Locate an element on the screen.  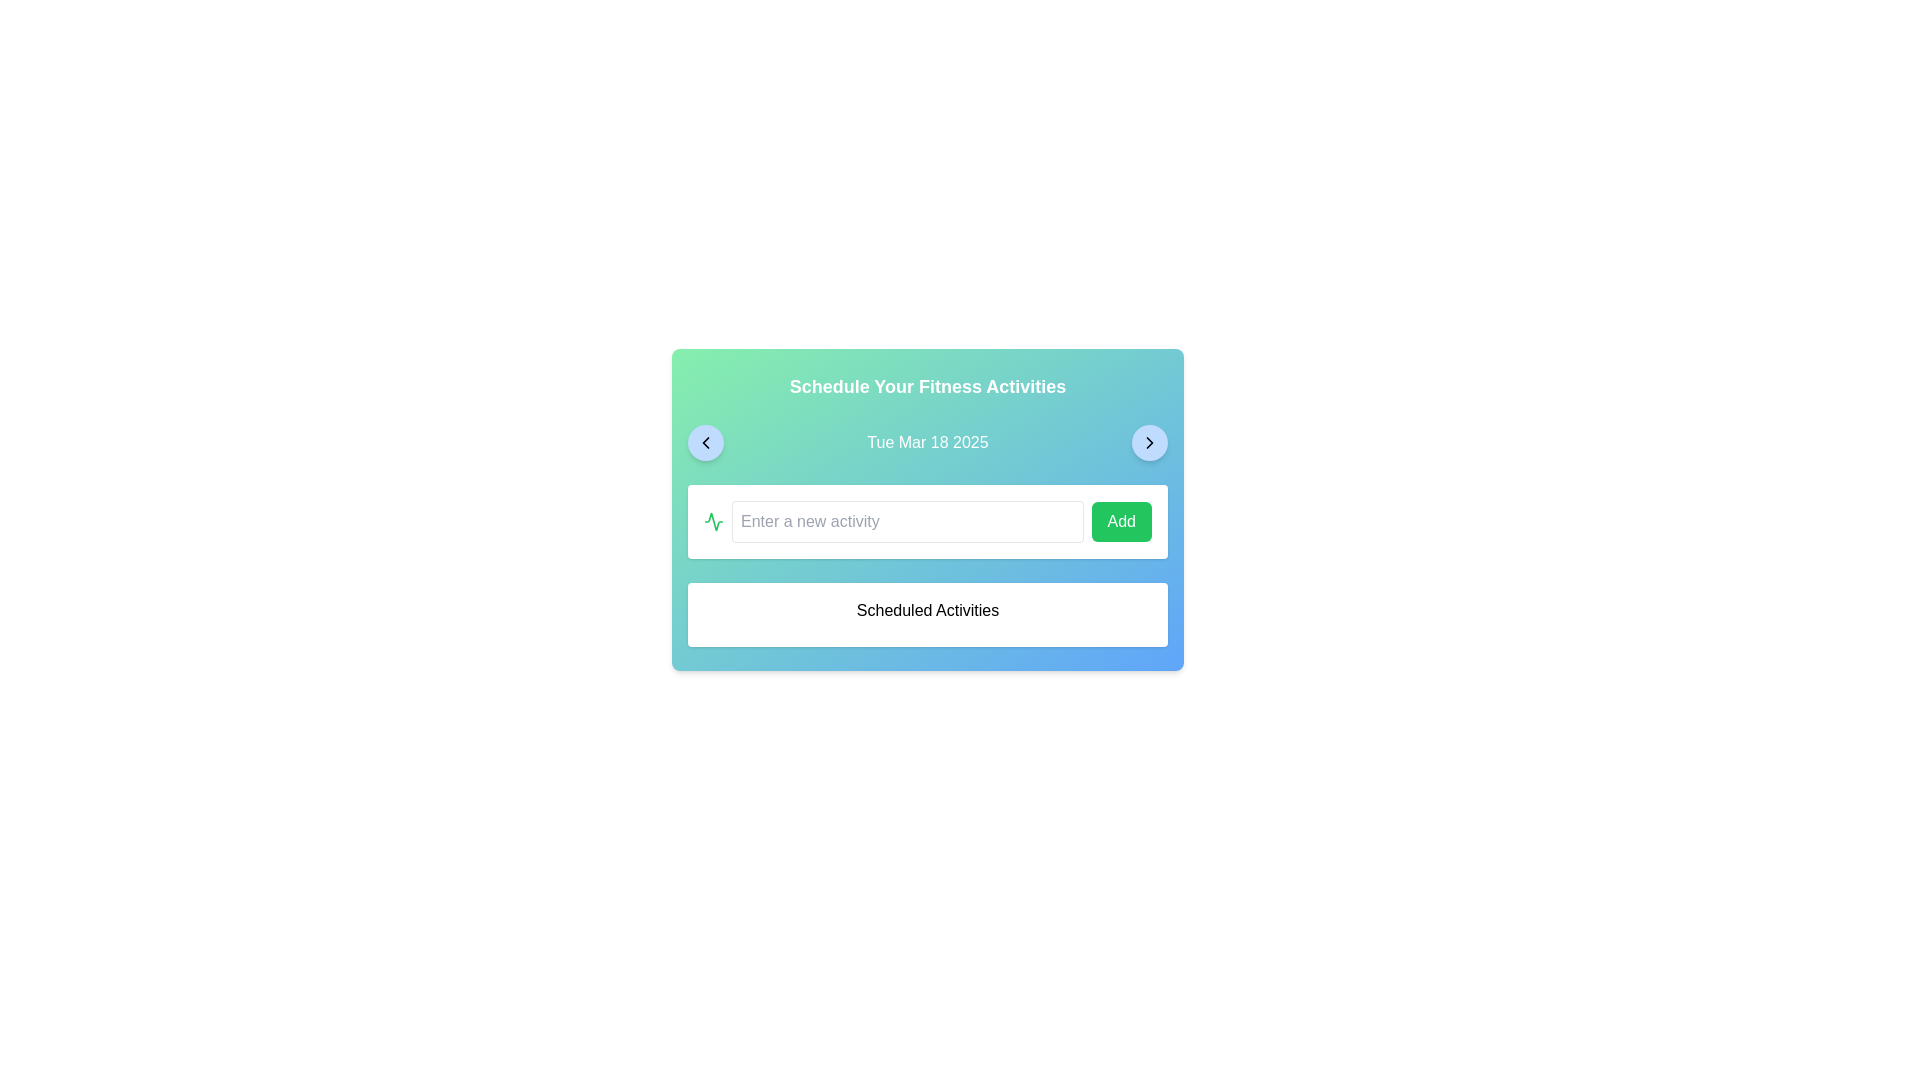
the date label displaying 'Tue Mar 18 2025' which is centered at the top of the card labeled 'Schedule Your Fitness Activities', positioned between two circular blue buttons with left and right chevron icons is located at coordinates (926, 442).